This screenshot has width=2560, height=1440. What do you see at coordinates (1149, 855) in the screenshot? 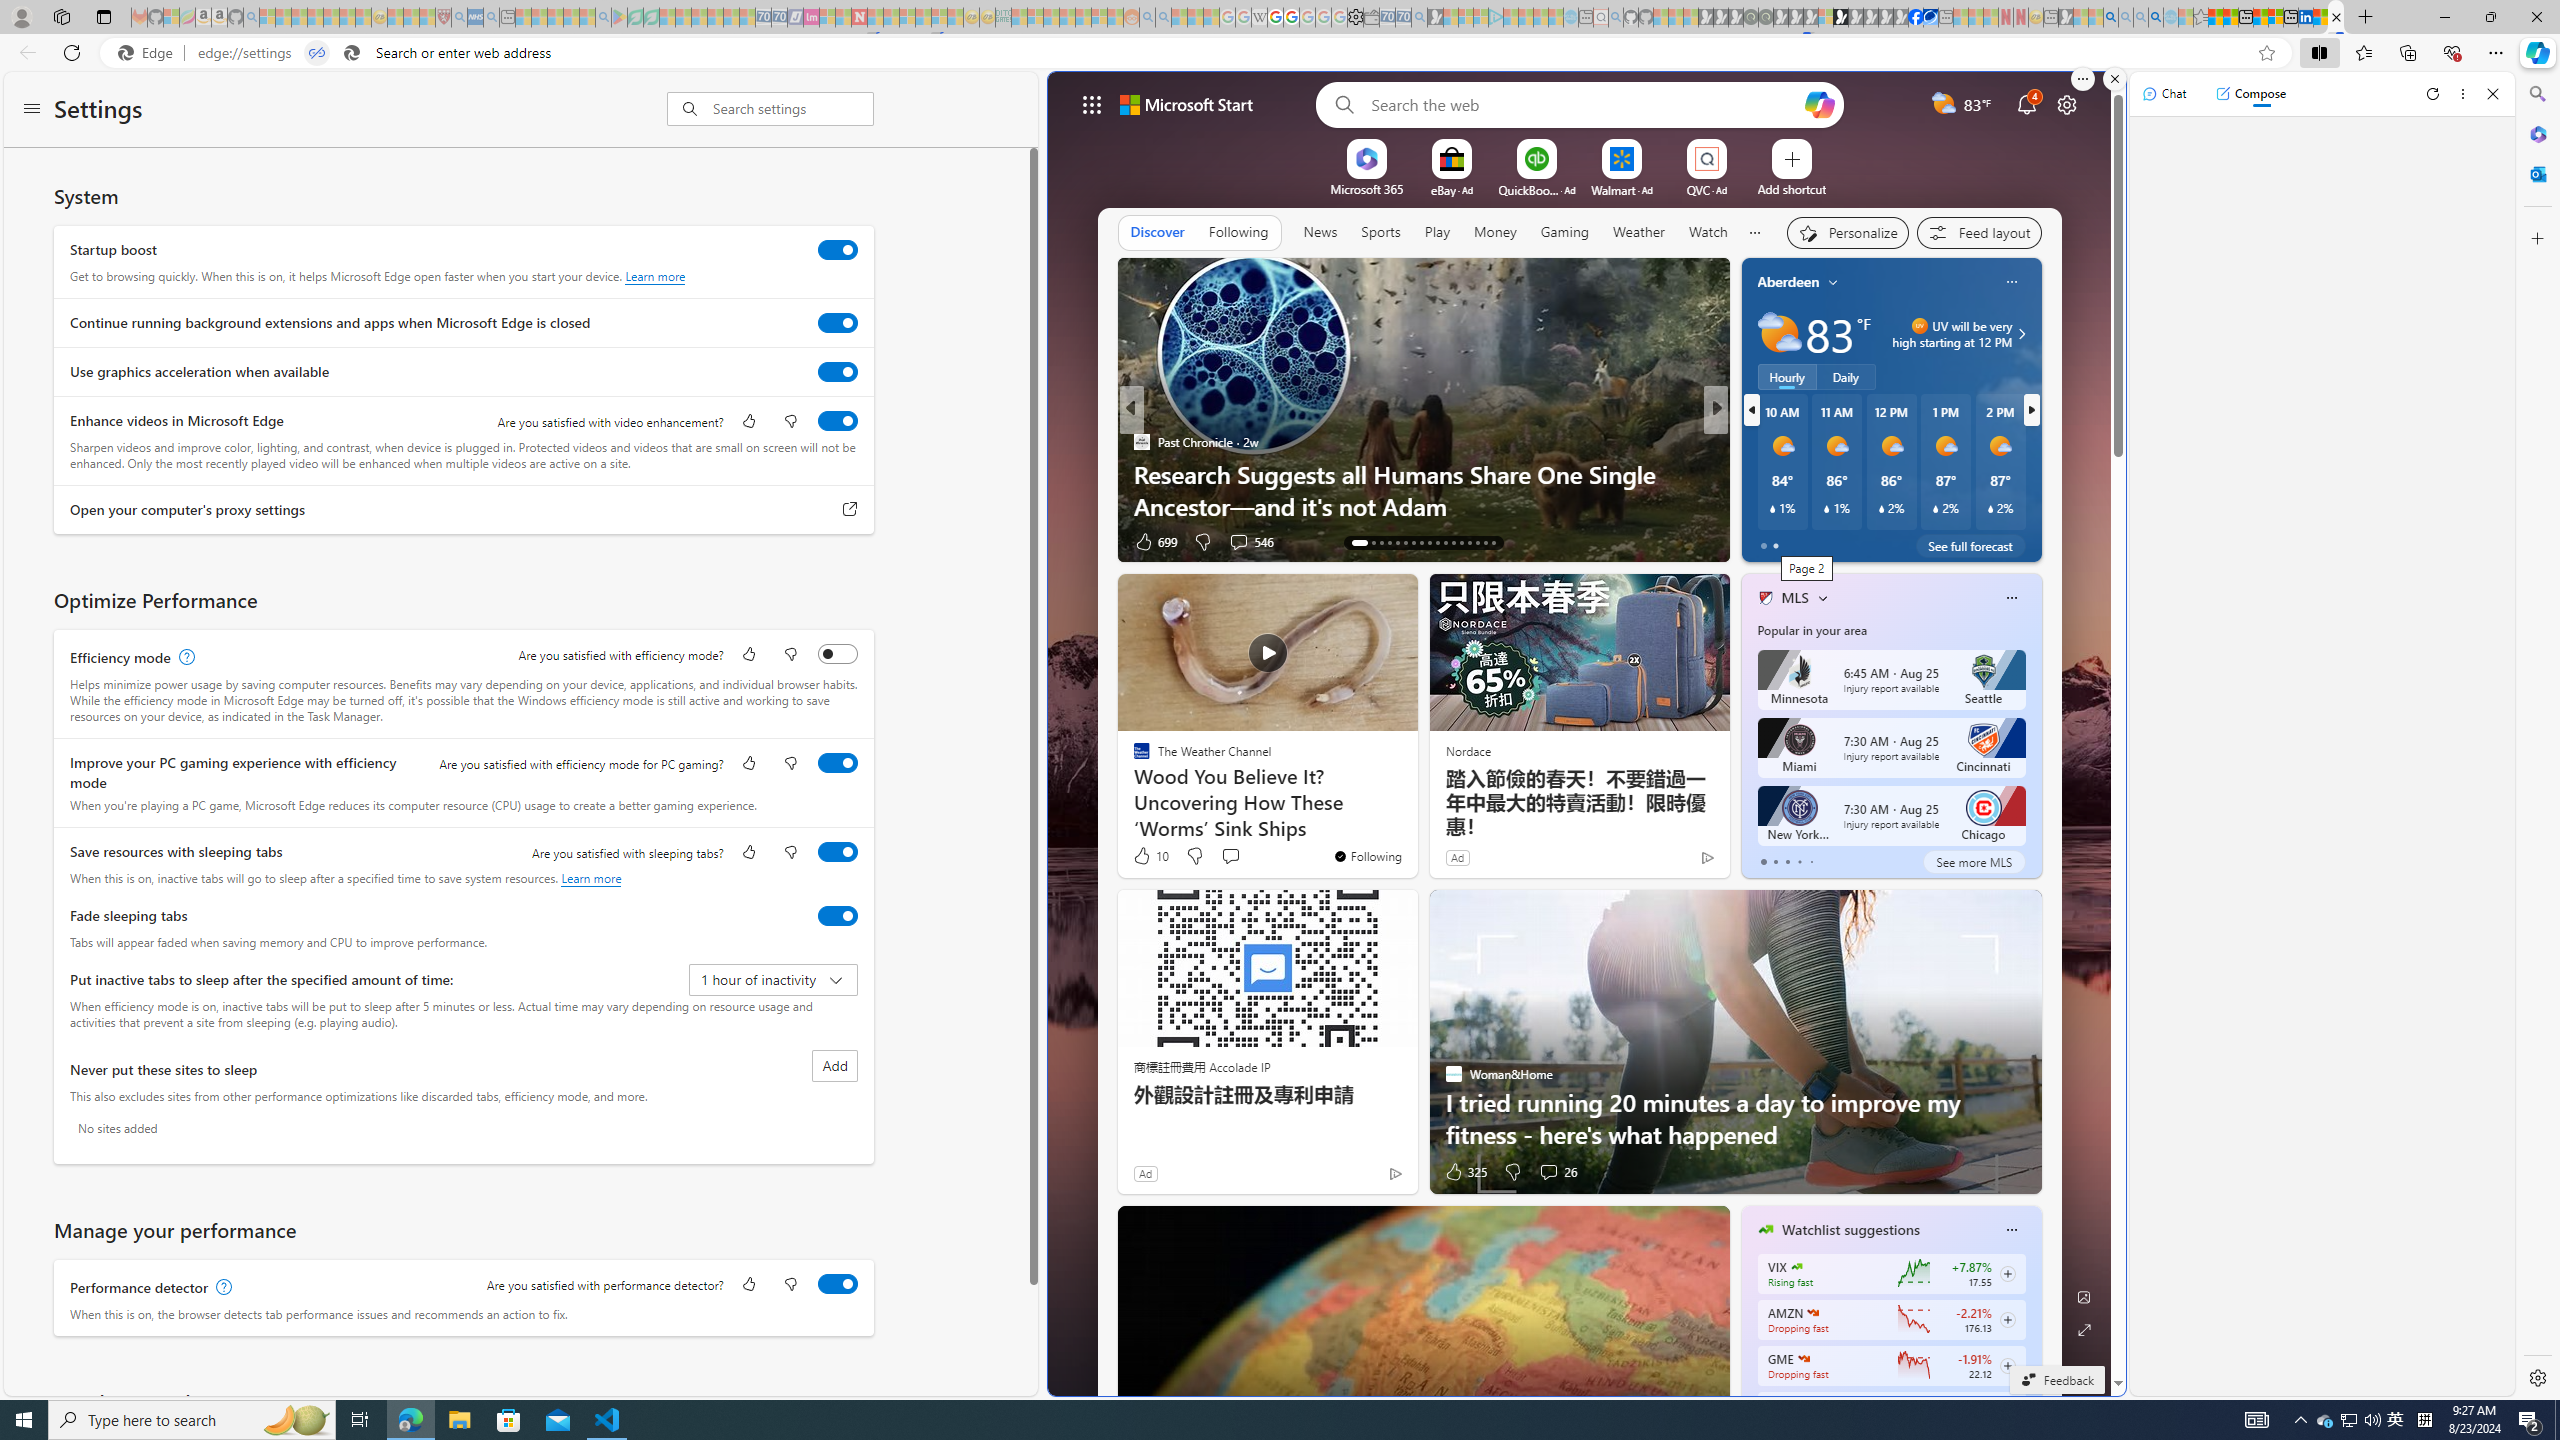
I see `'10 Like'` at bounding box center [1149, 855].